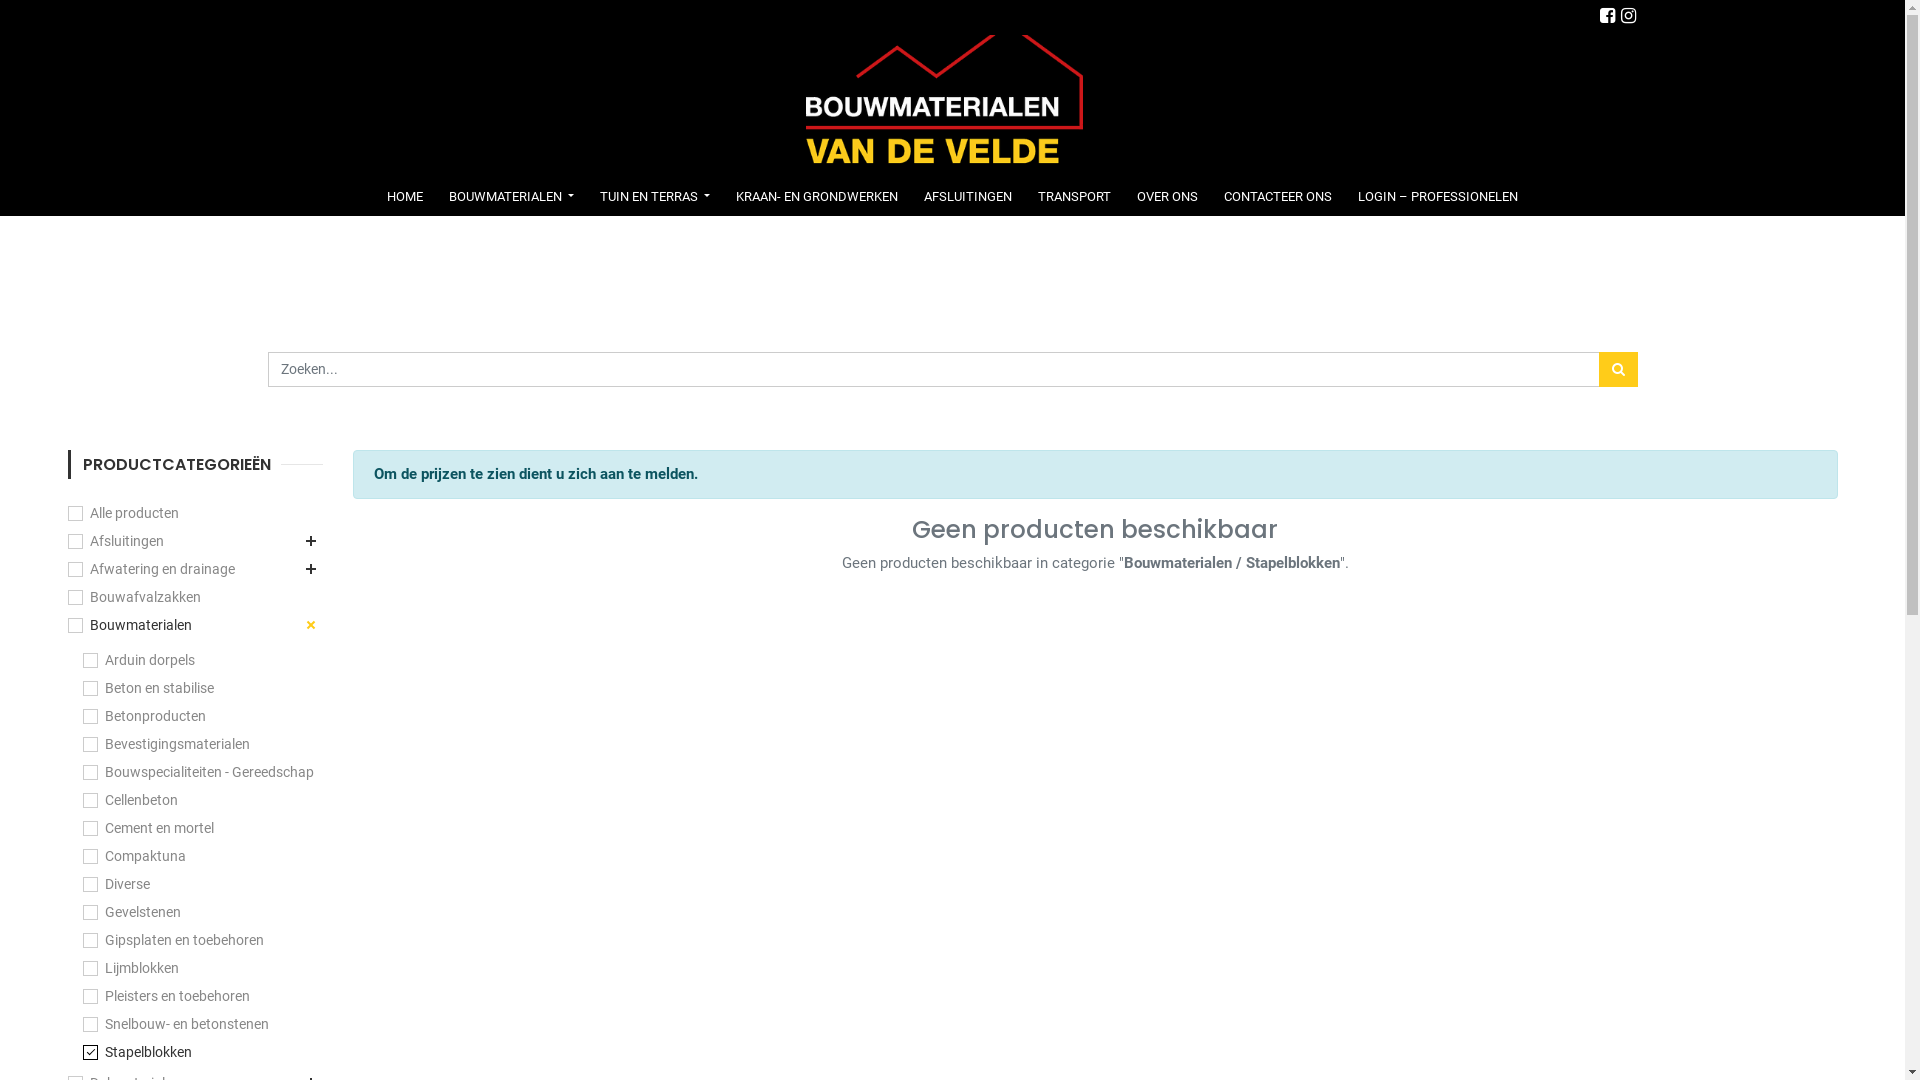  I want to click on 'AFSLUITINGEN', so click(968, 196).